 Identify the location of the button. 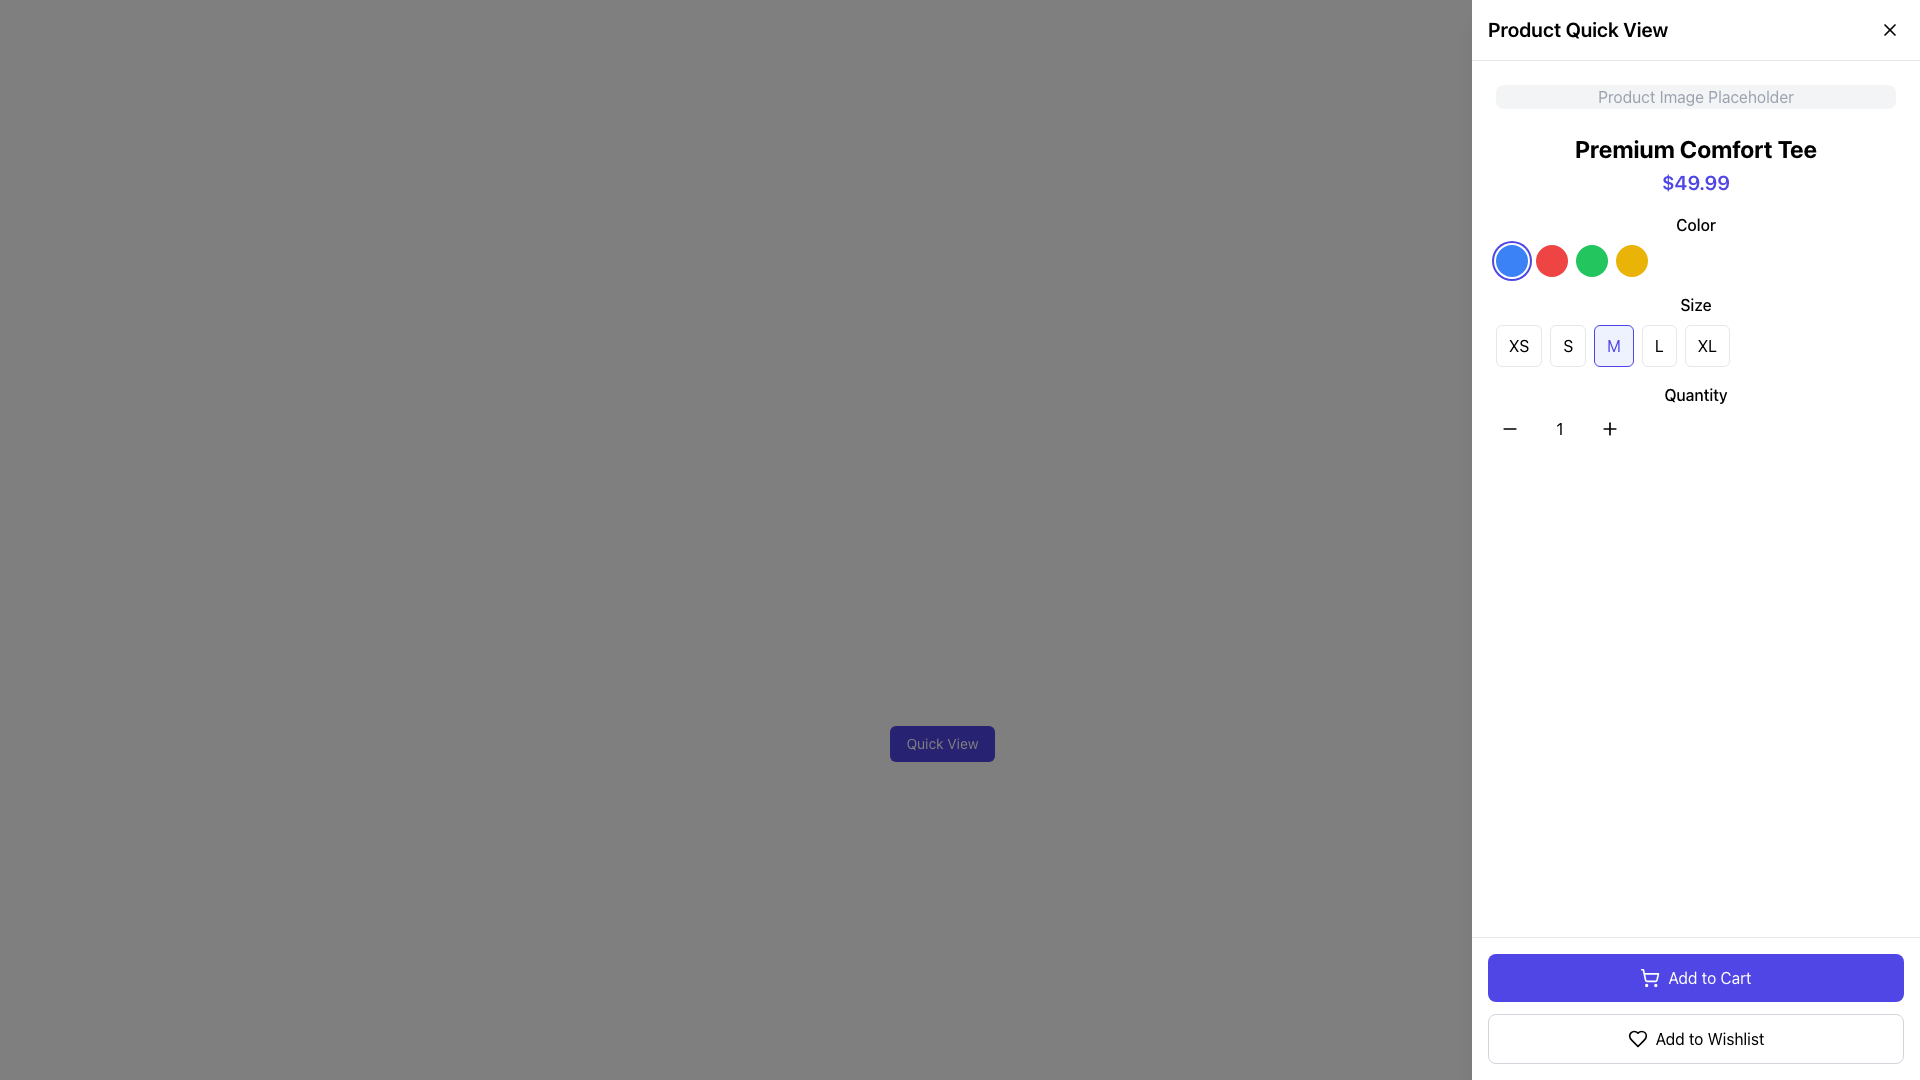
(1519, 345).